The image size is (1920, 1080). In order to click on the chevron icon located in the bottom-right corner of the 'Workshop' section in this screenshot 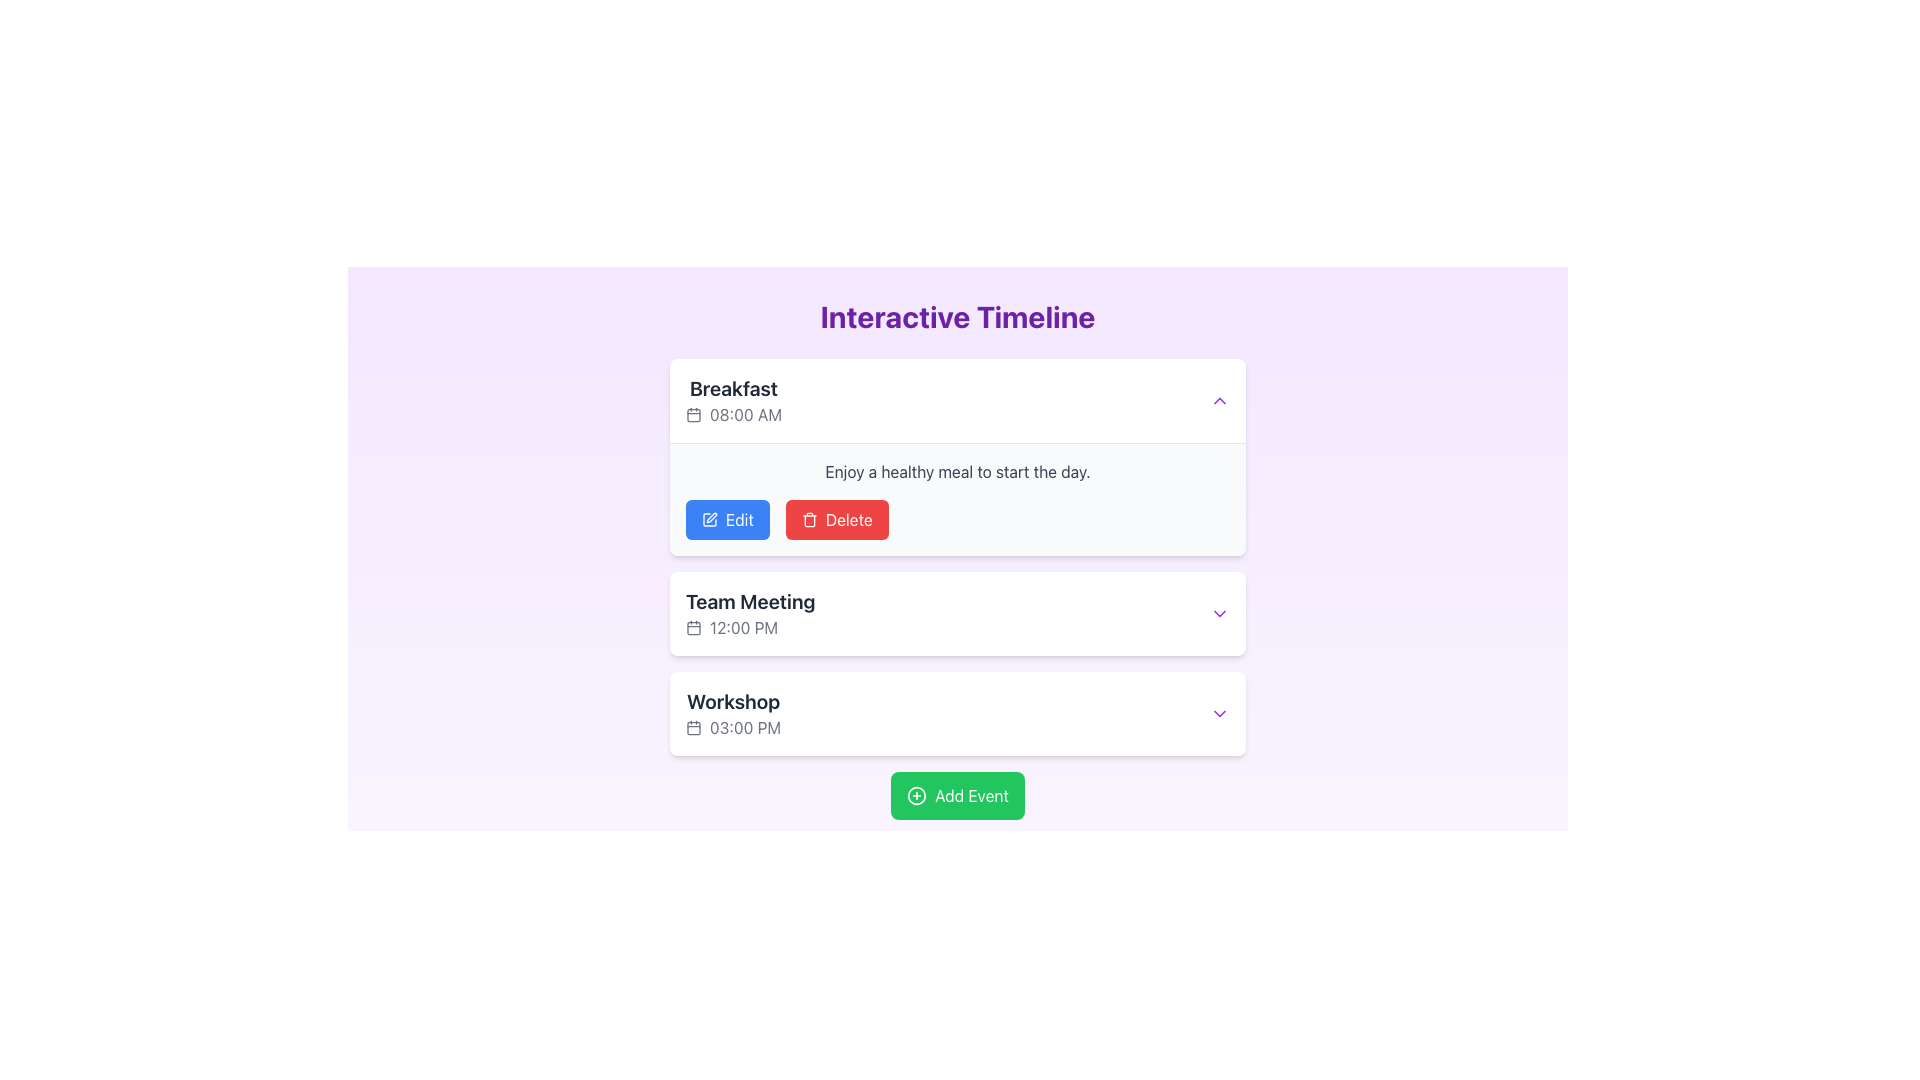, I will do `click(1218, 712)`.